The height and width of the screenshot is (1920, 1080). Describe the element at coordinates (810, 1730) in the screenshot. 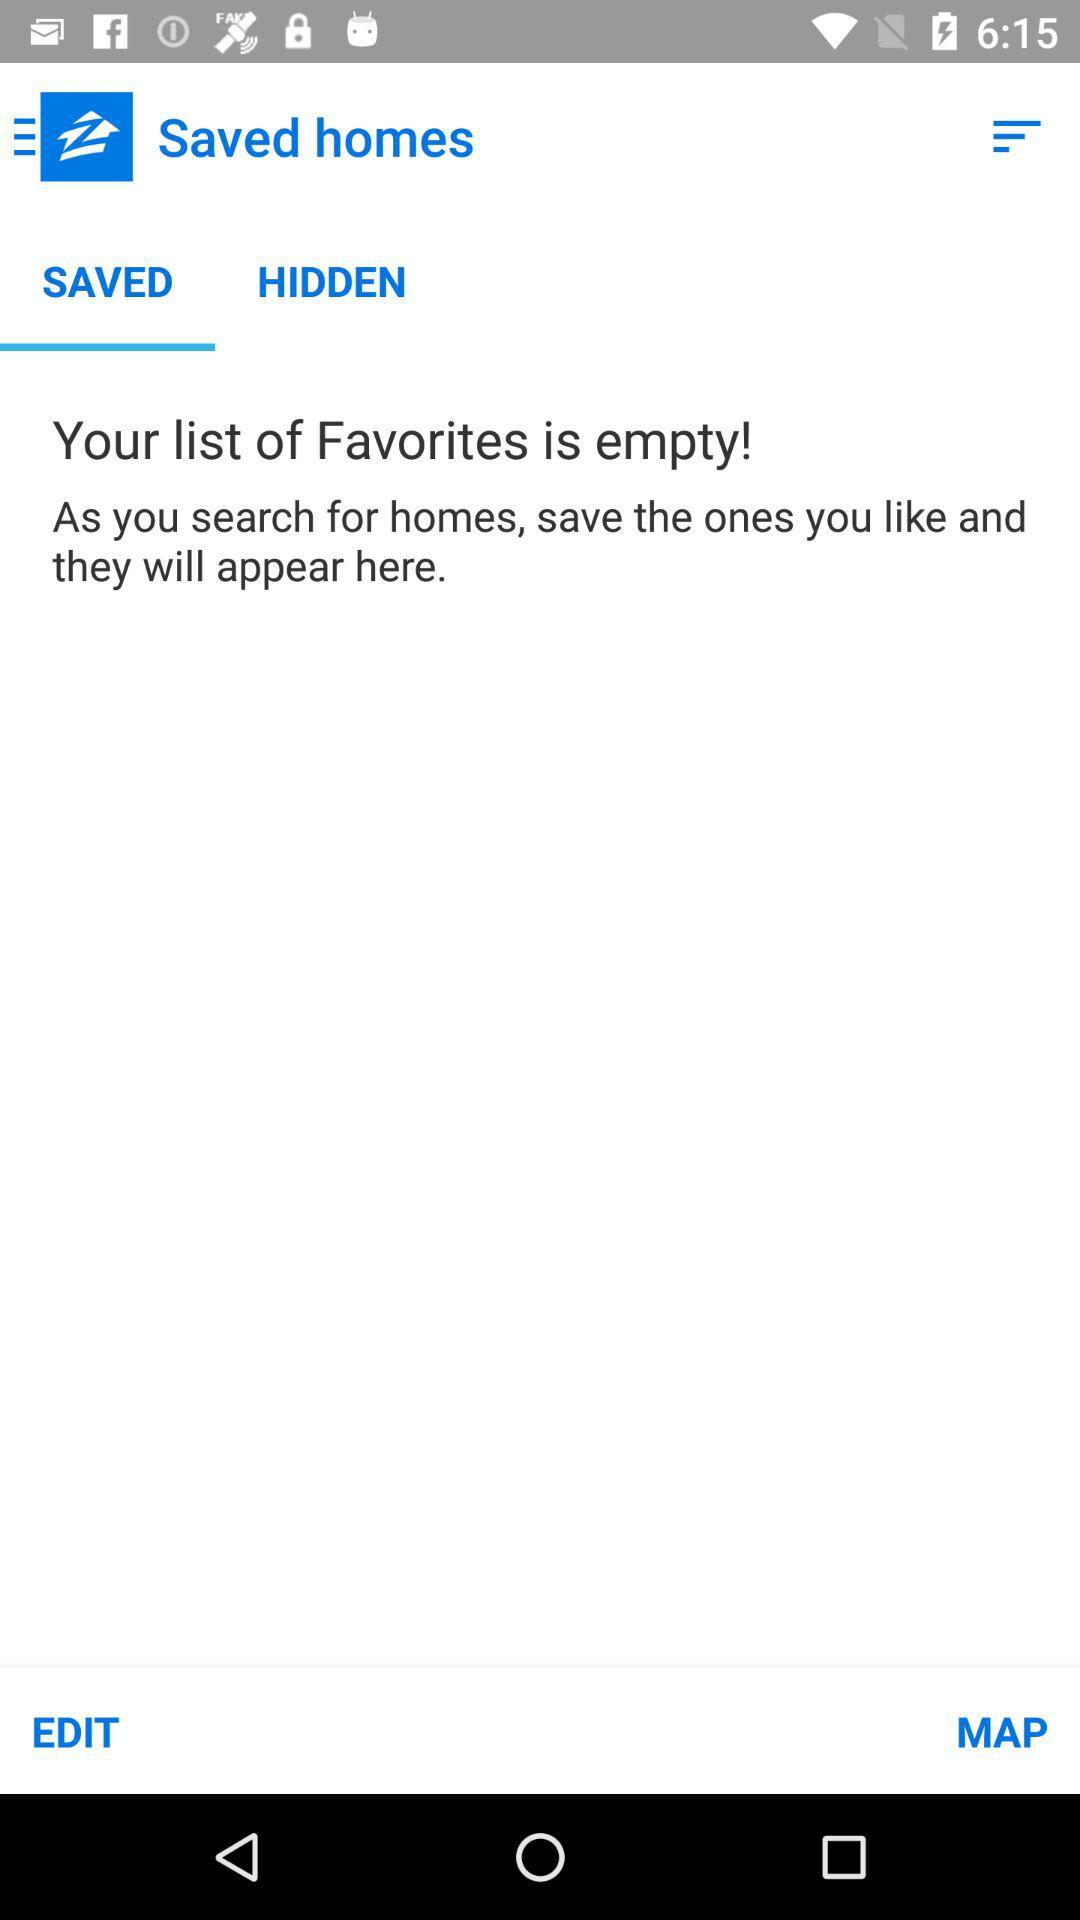

I see `map icon` at that location.